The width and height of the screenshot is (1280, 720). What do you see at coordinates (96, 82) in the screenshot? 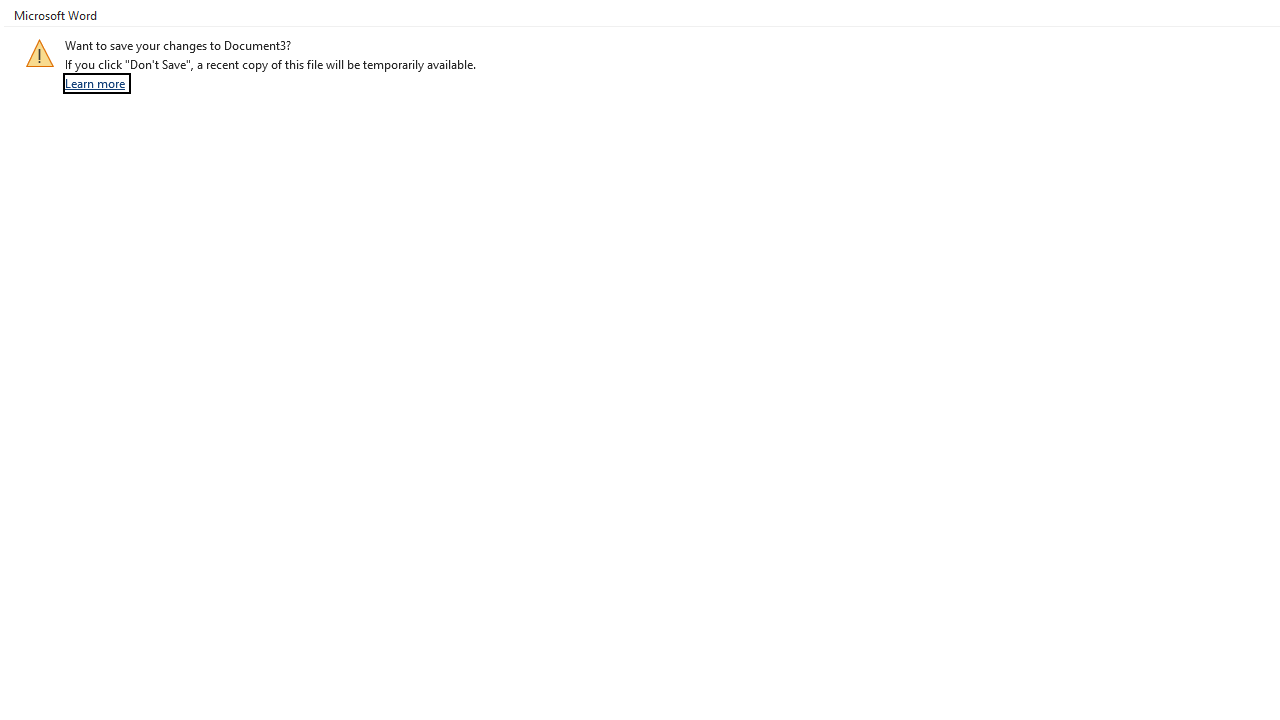
I see `'Learn more'` at bounding box center [96, 82].